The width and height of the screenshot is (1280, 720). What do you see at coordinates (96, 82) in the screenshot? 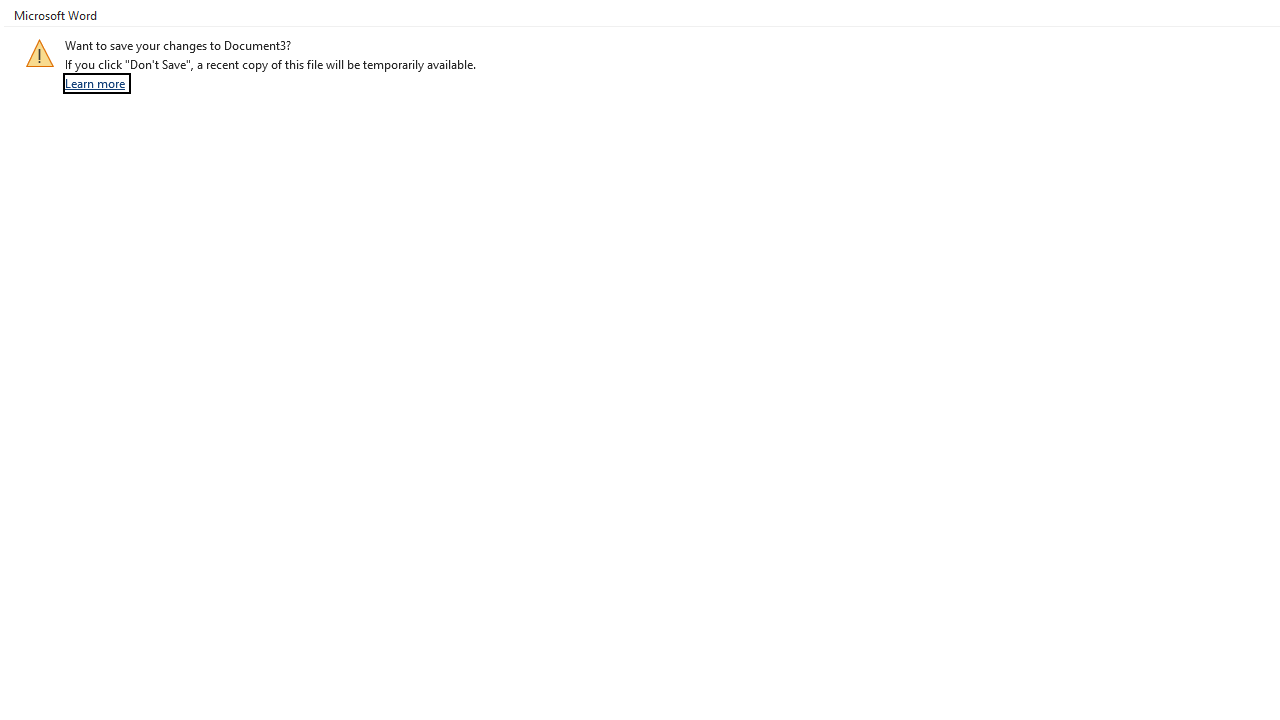
I see `'Learn more'` at bounding box center [96, 82].